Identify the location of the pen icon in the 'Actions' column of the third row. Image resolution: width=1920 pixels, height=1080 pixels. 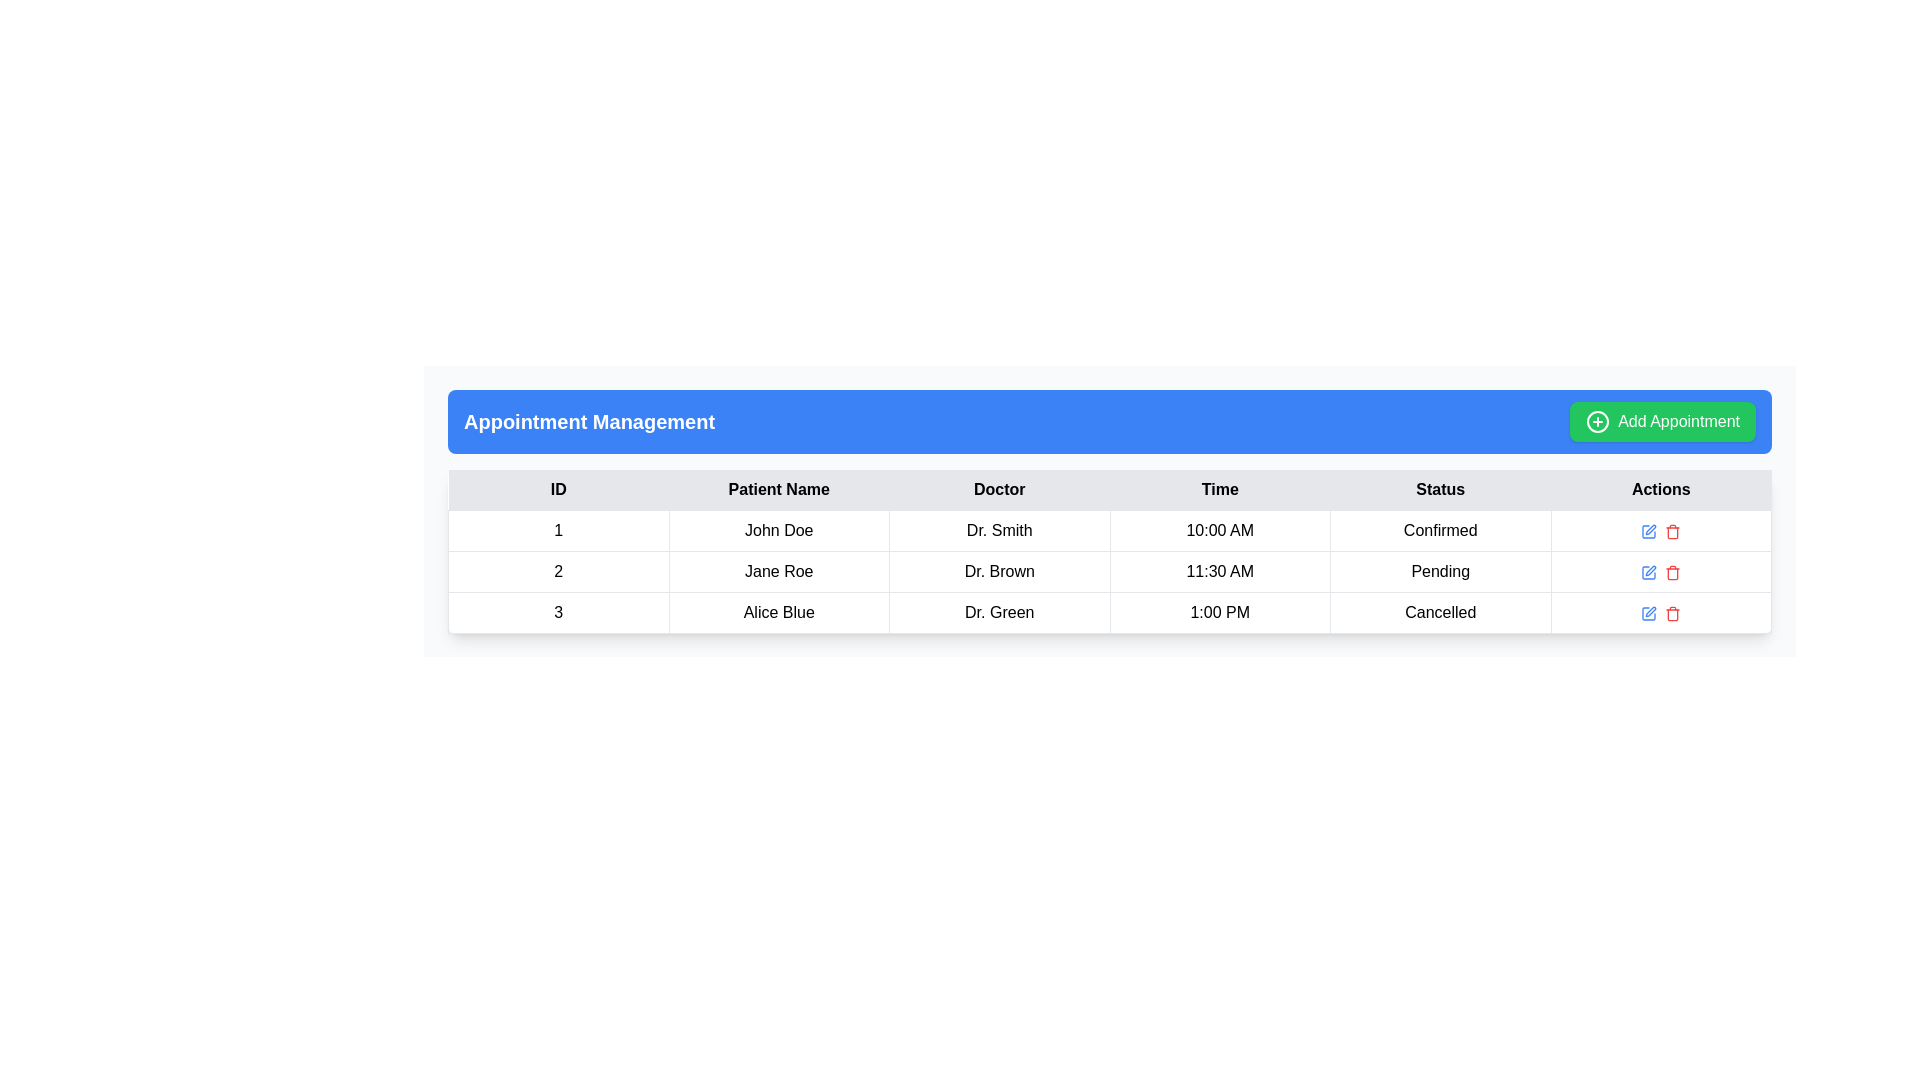
(1651, 610).